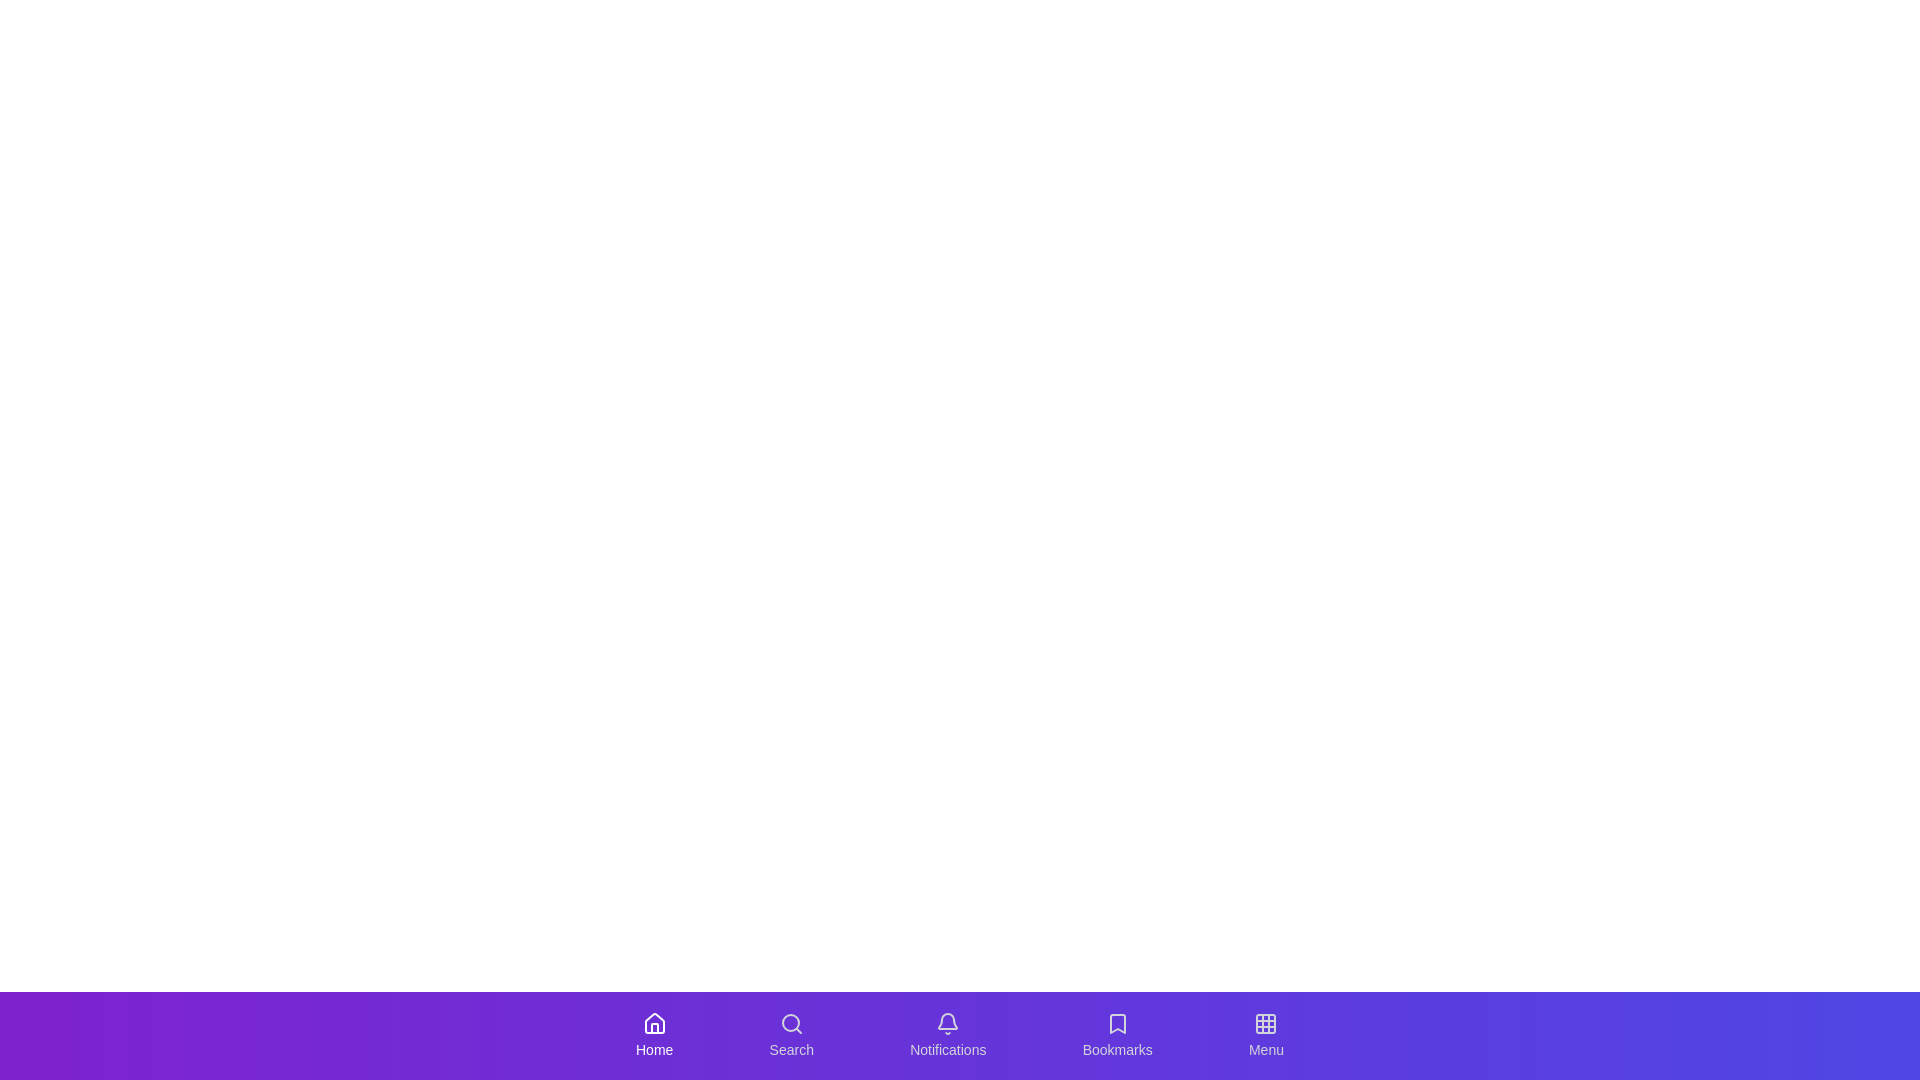 The height and width of the screenshot is (1080, 1920). Describe the element at coordinates (947, 1035) in the screenshot. I see `the Notifications tab in the navigation bar` at that location.